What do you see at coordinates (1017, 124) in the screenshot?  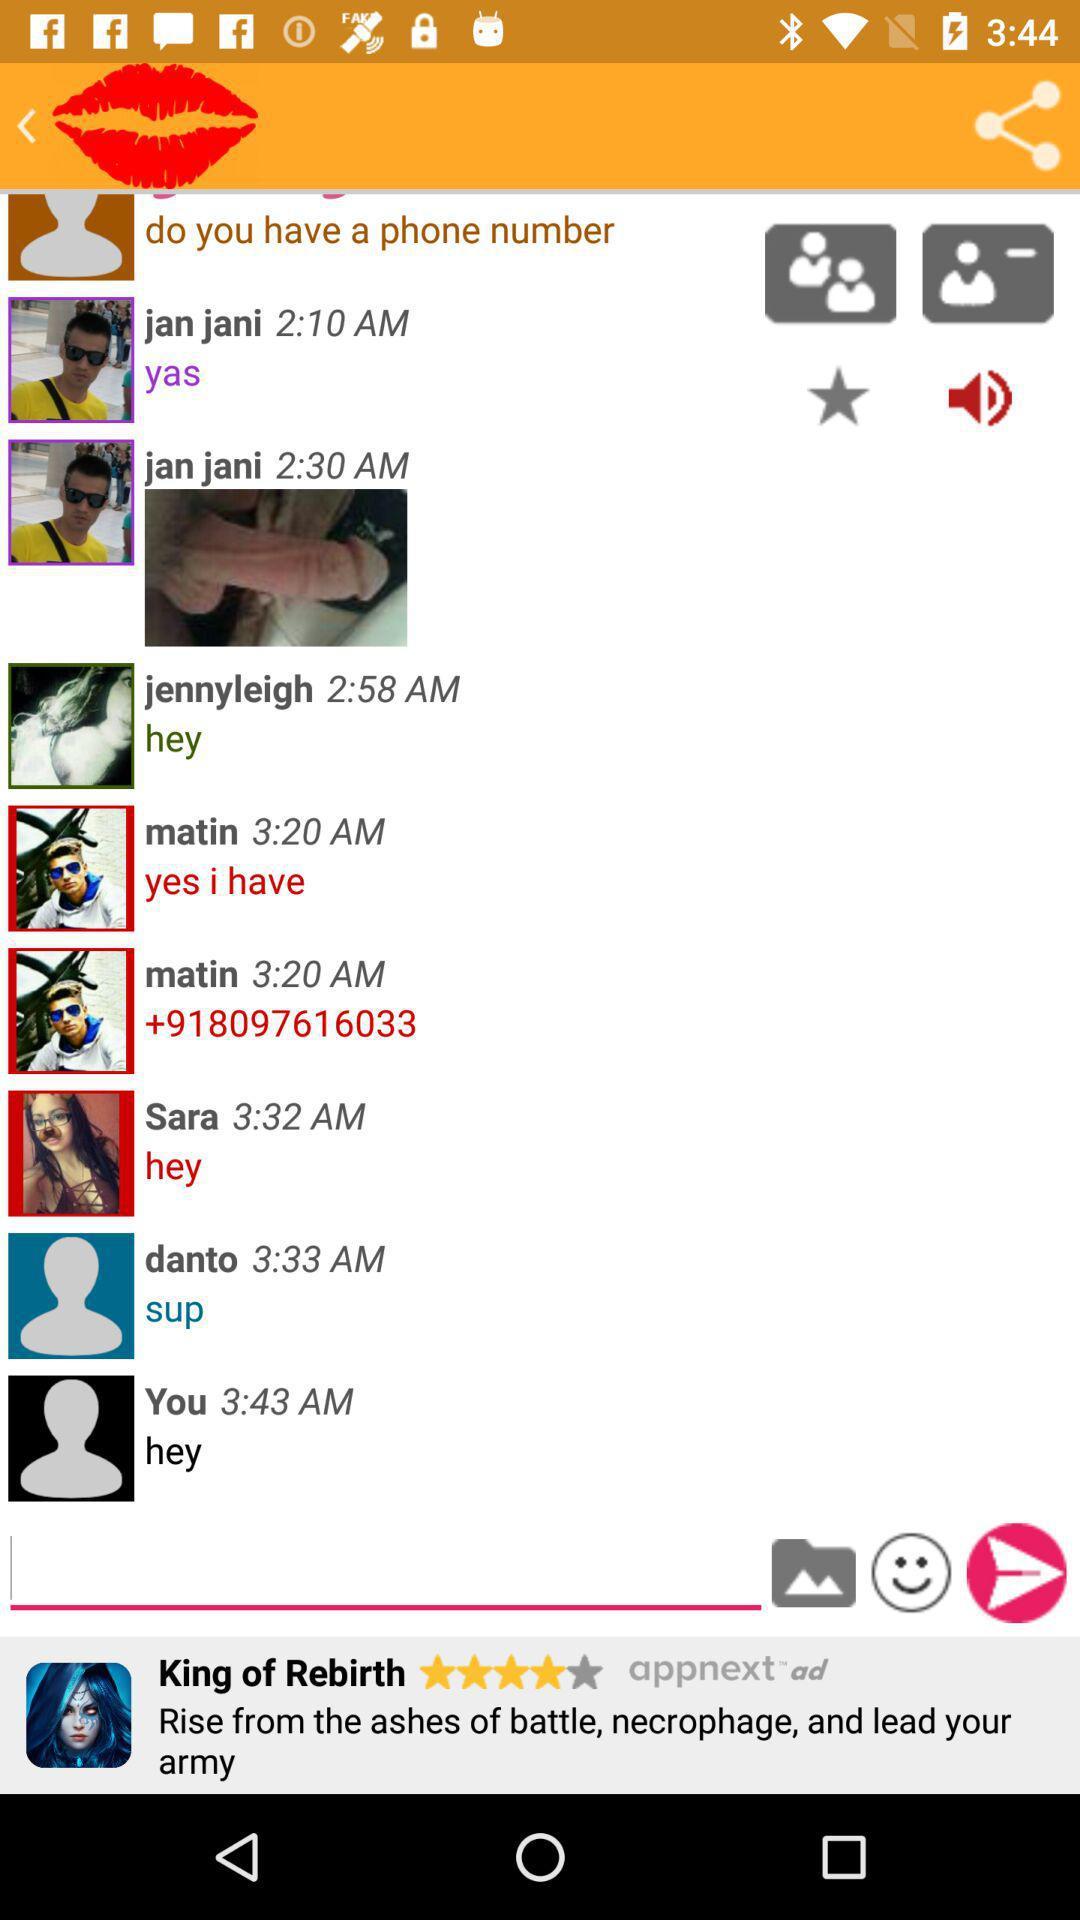 I see `share the conversation` at bounding box center [1017, 124].